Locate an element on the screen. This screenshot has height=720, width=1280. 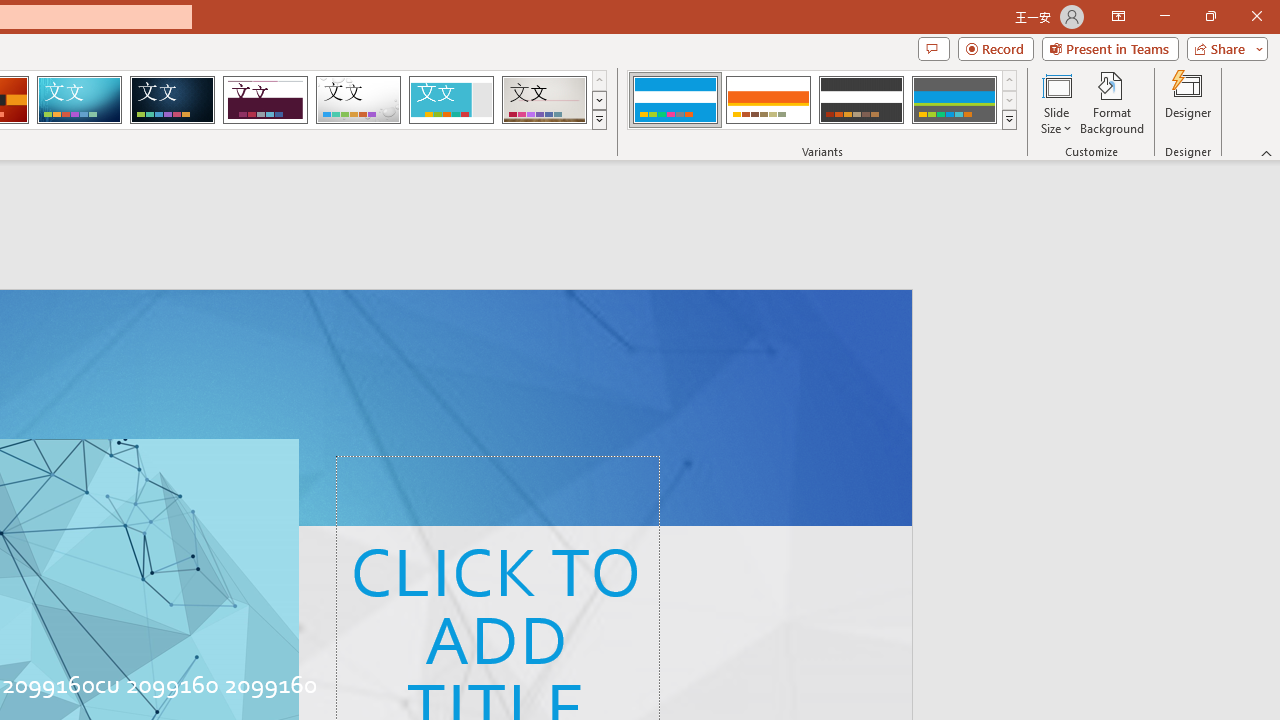
'Banded Variant 1' is located at coordinates (675, 100).